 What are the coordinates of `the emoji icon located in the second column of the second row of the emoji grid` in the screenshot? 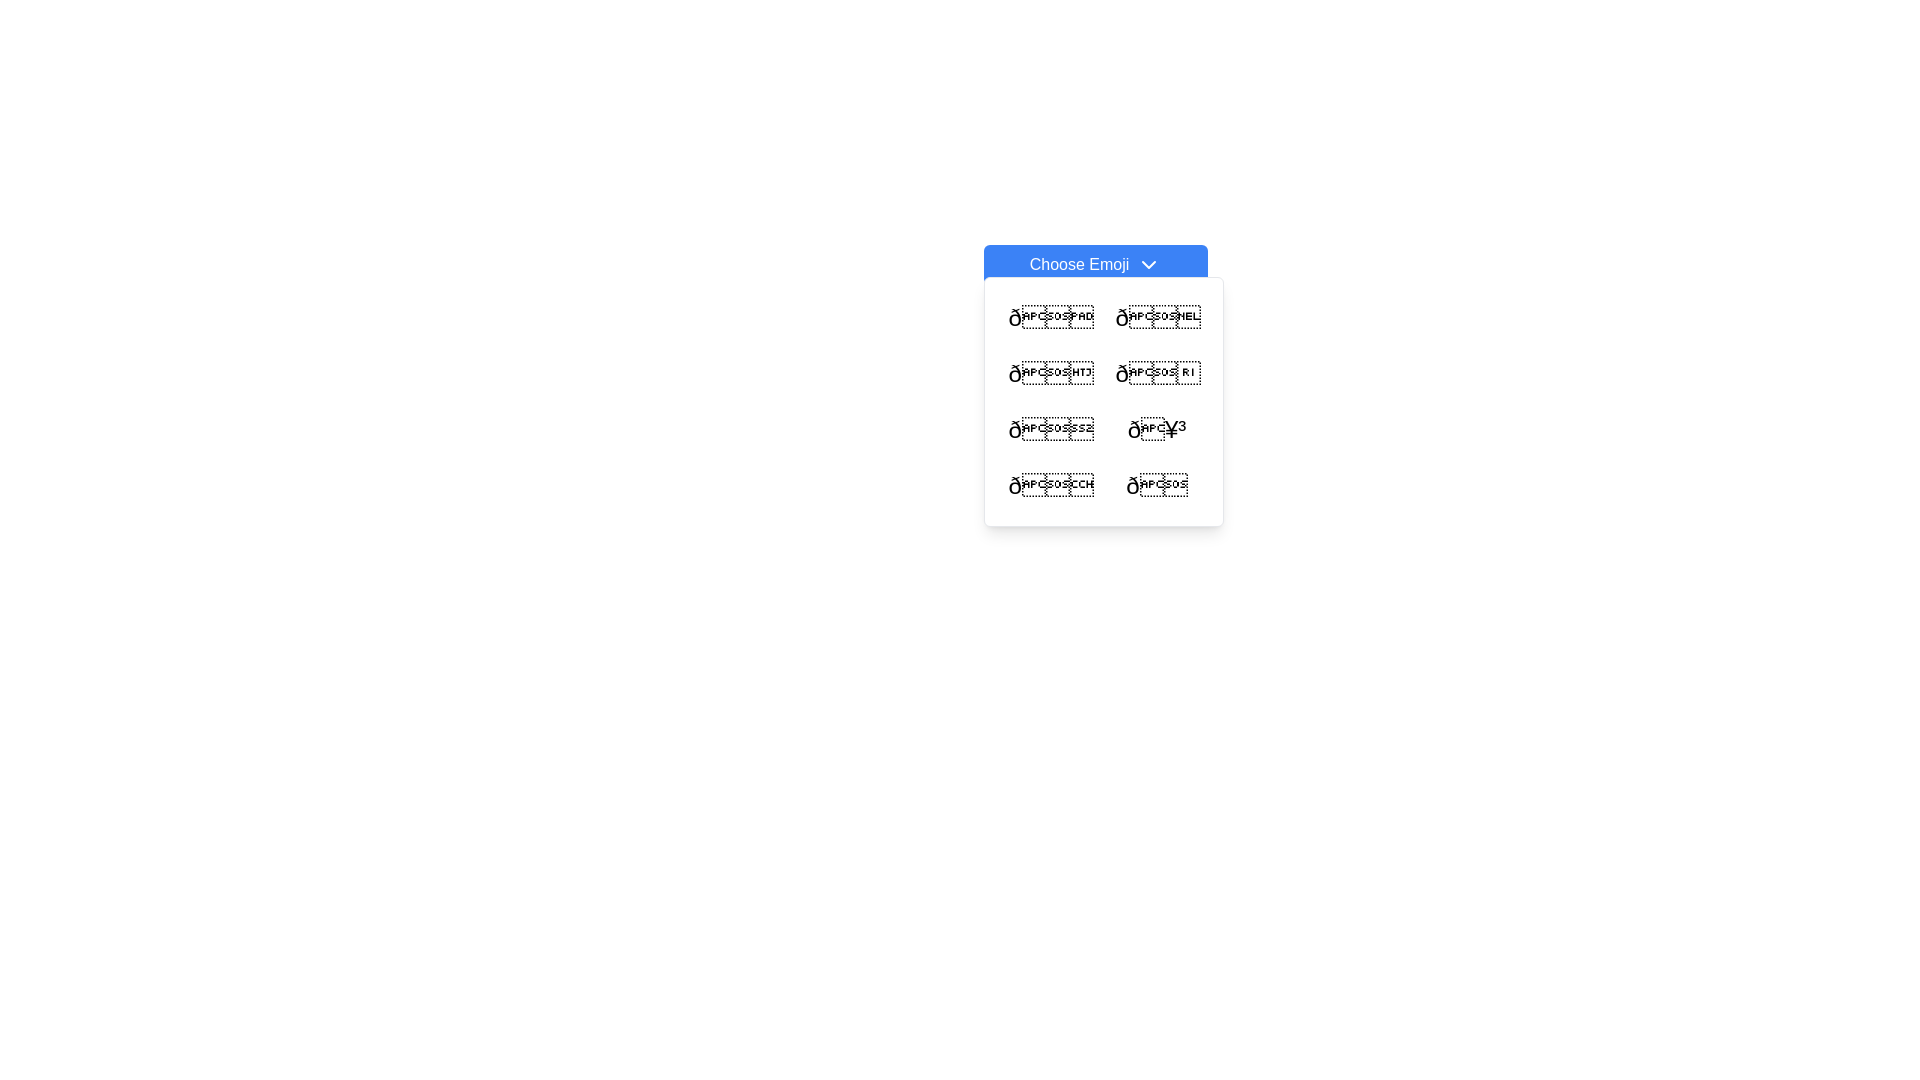 It's located at (1156, 374).